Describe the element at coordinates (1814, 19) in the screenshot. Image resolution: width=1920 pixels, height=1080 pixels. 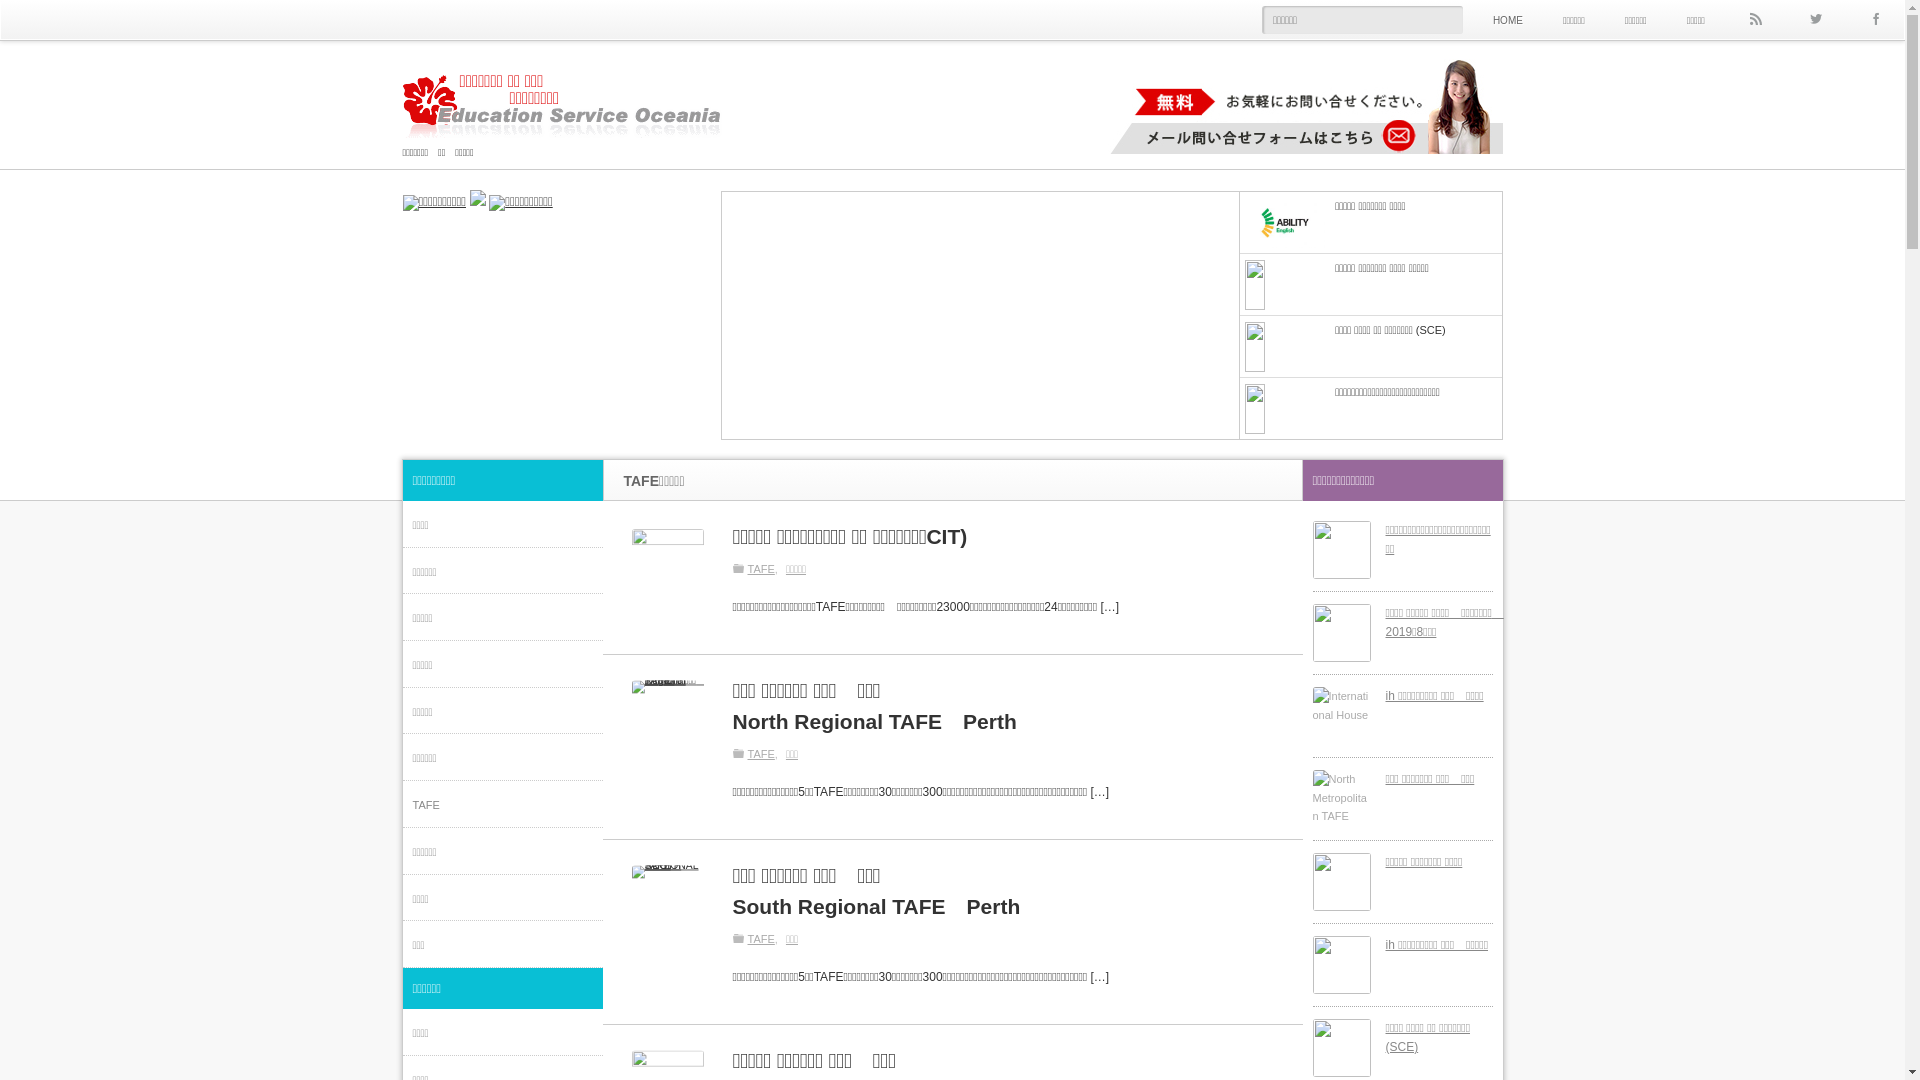
I see `'Twitter'` at that location.